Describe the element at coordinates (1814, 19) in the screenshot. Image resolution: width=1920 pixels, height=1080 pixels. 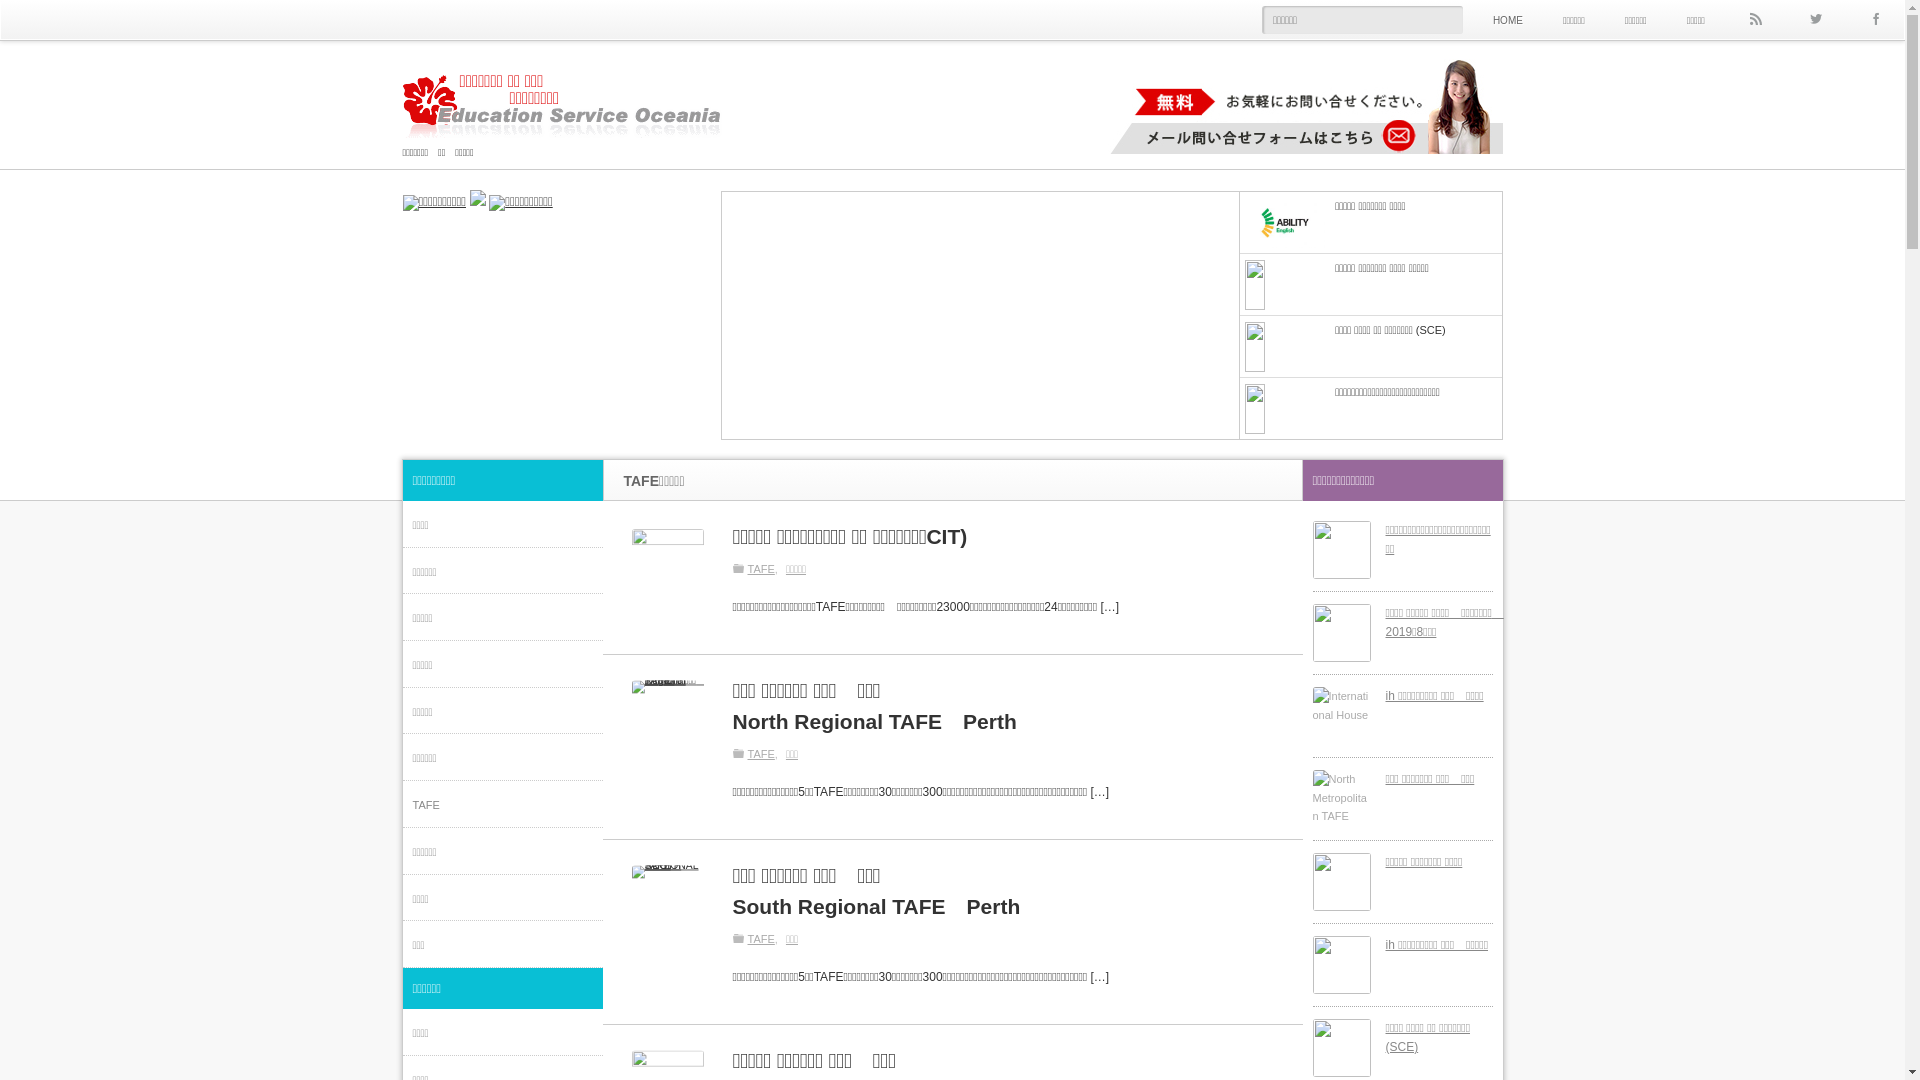
I see `'Twitter'` at that location.